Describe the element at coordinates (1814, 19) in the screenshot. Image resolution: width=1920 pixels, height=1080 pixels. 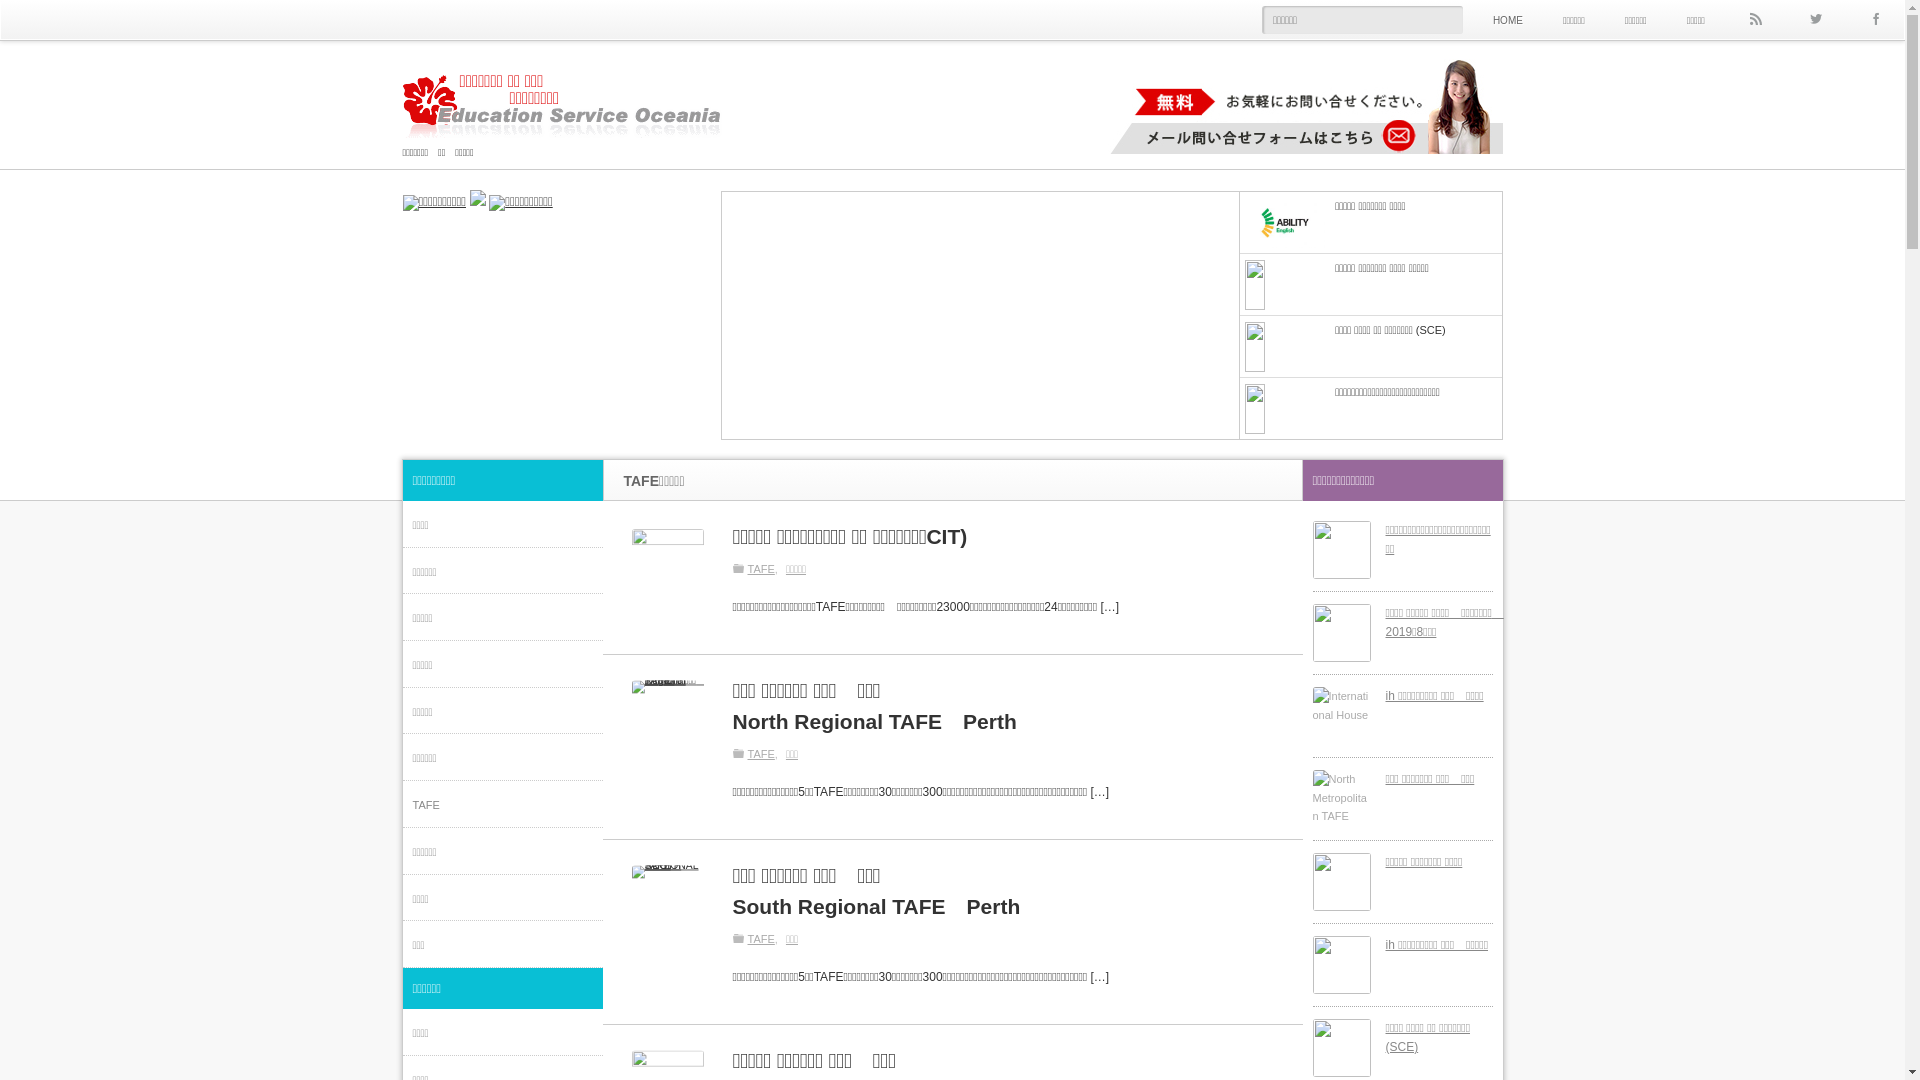
I see `'Twitter'` at that location.